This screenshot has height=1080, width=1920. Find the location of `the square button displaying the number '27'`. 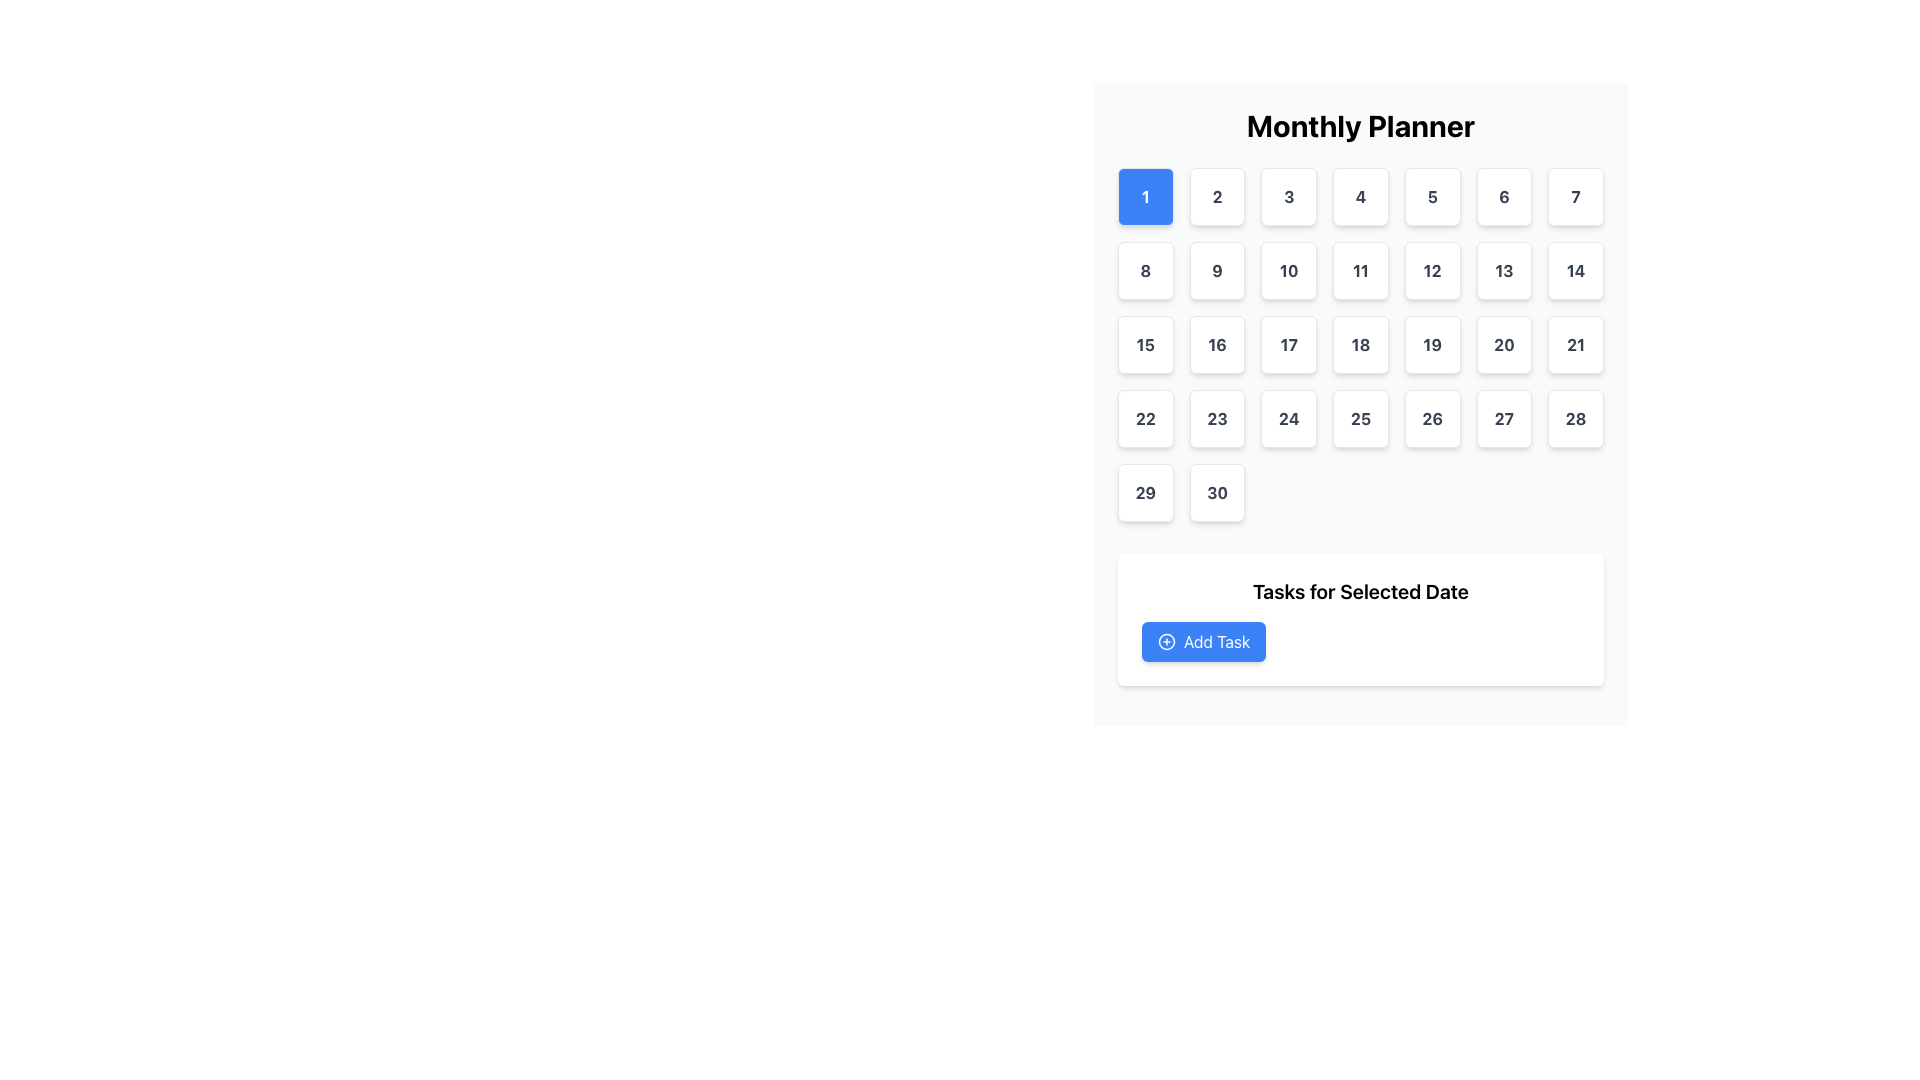

the square button displaying the number '27' is located at coordinates (1503, 418).